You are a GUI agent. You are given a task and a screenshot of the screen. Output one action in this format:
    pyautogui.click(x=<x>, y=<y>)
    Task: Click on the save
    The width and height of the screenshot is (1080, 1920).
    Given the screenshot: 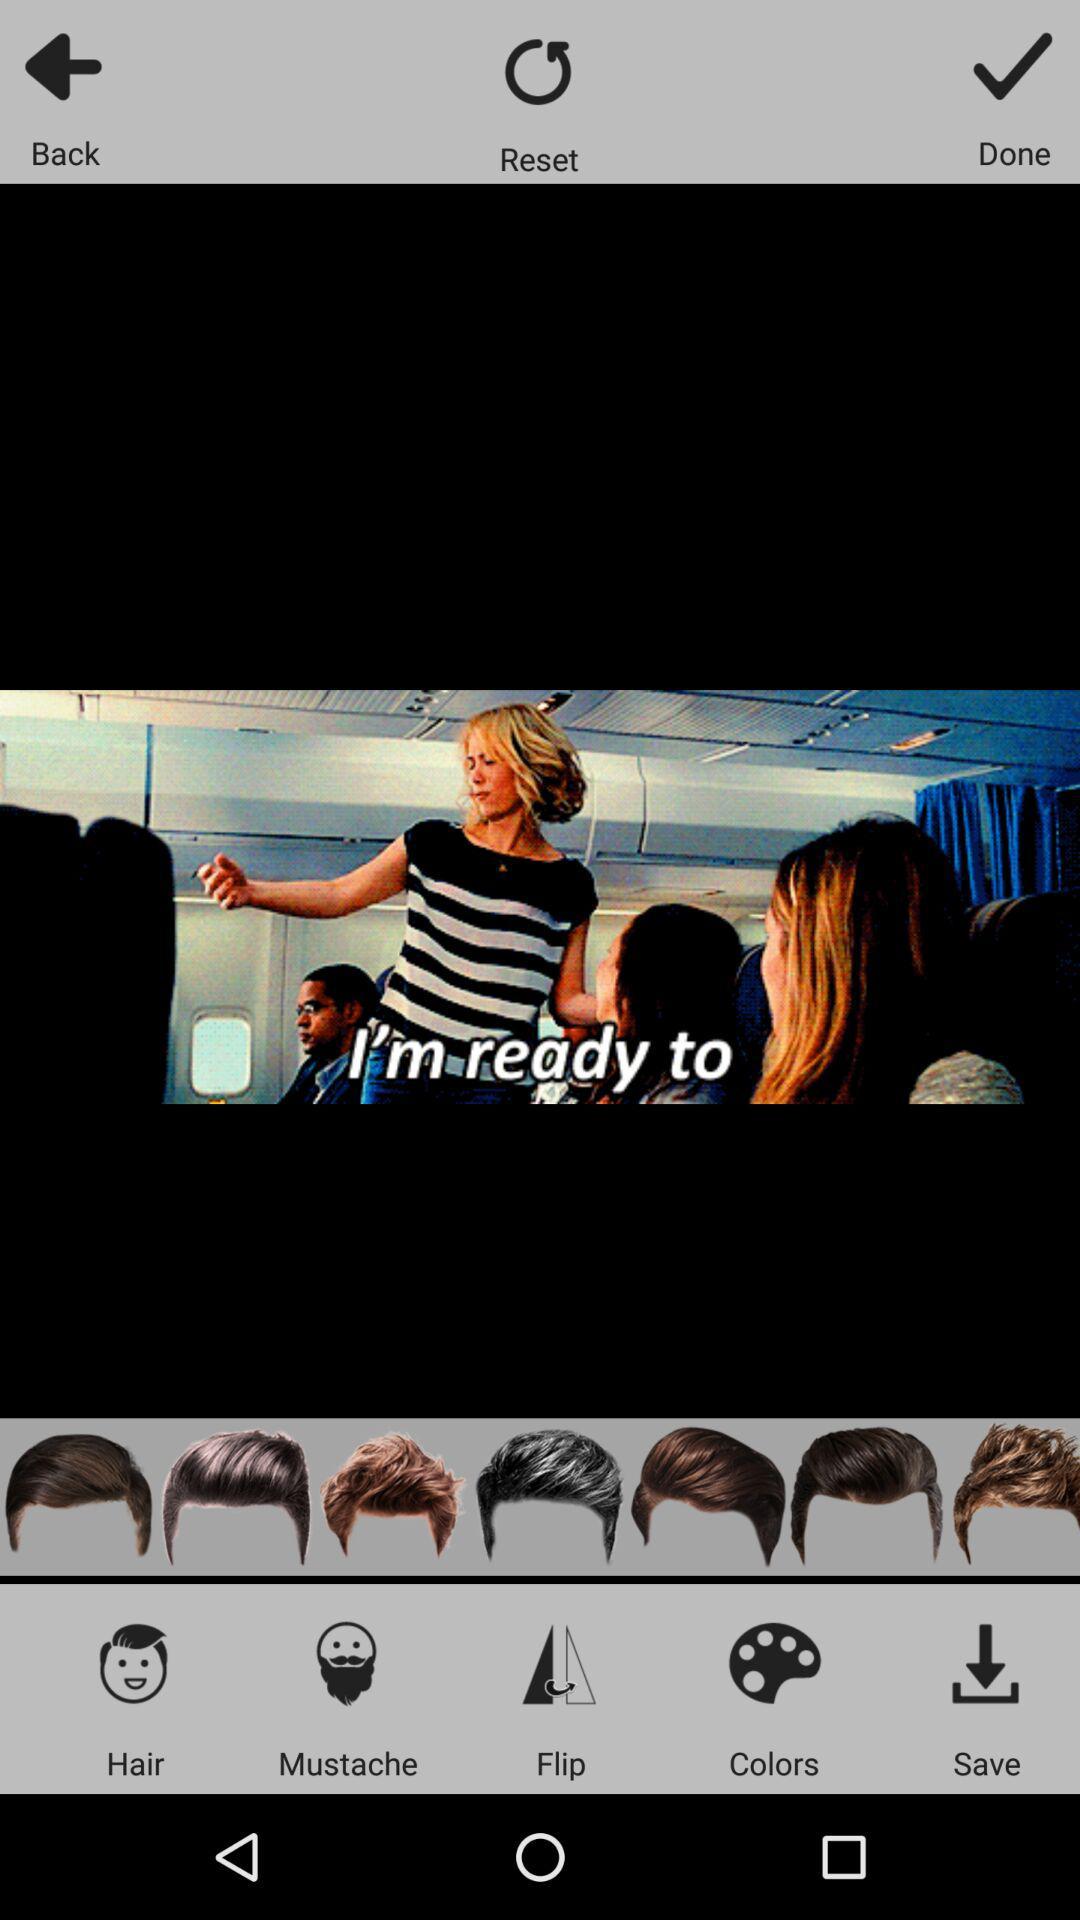 What is the action you would take?
    pyautogui.click(x=986, y=1662)
    